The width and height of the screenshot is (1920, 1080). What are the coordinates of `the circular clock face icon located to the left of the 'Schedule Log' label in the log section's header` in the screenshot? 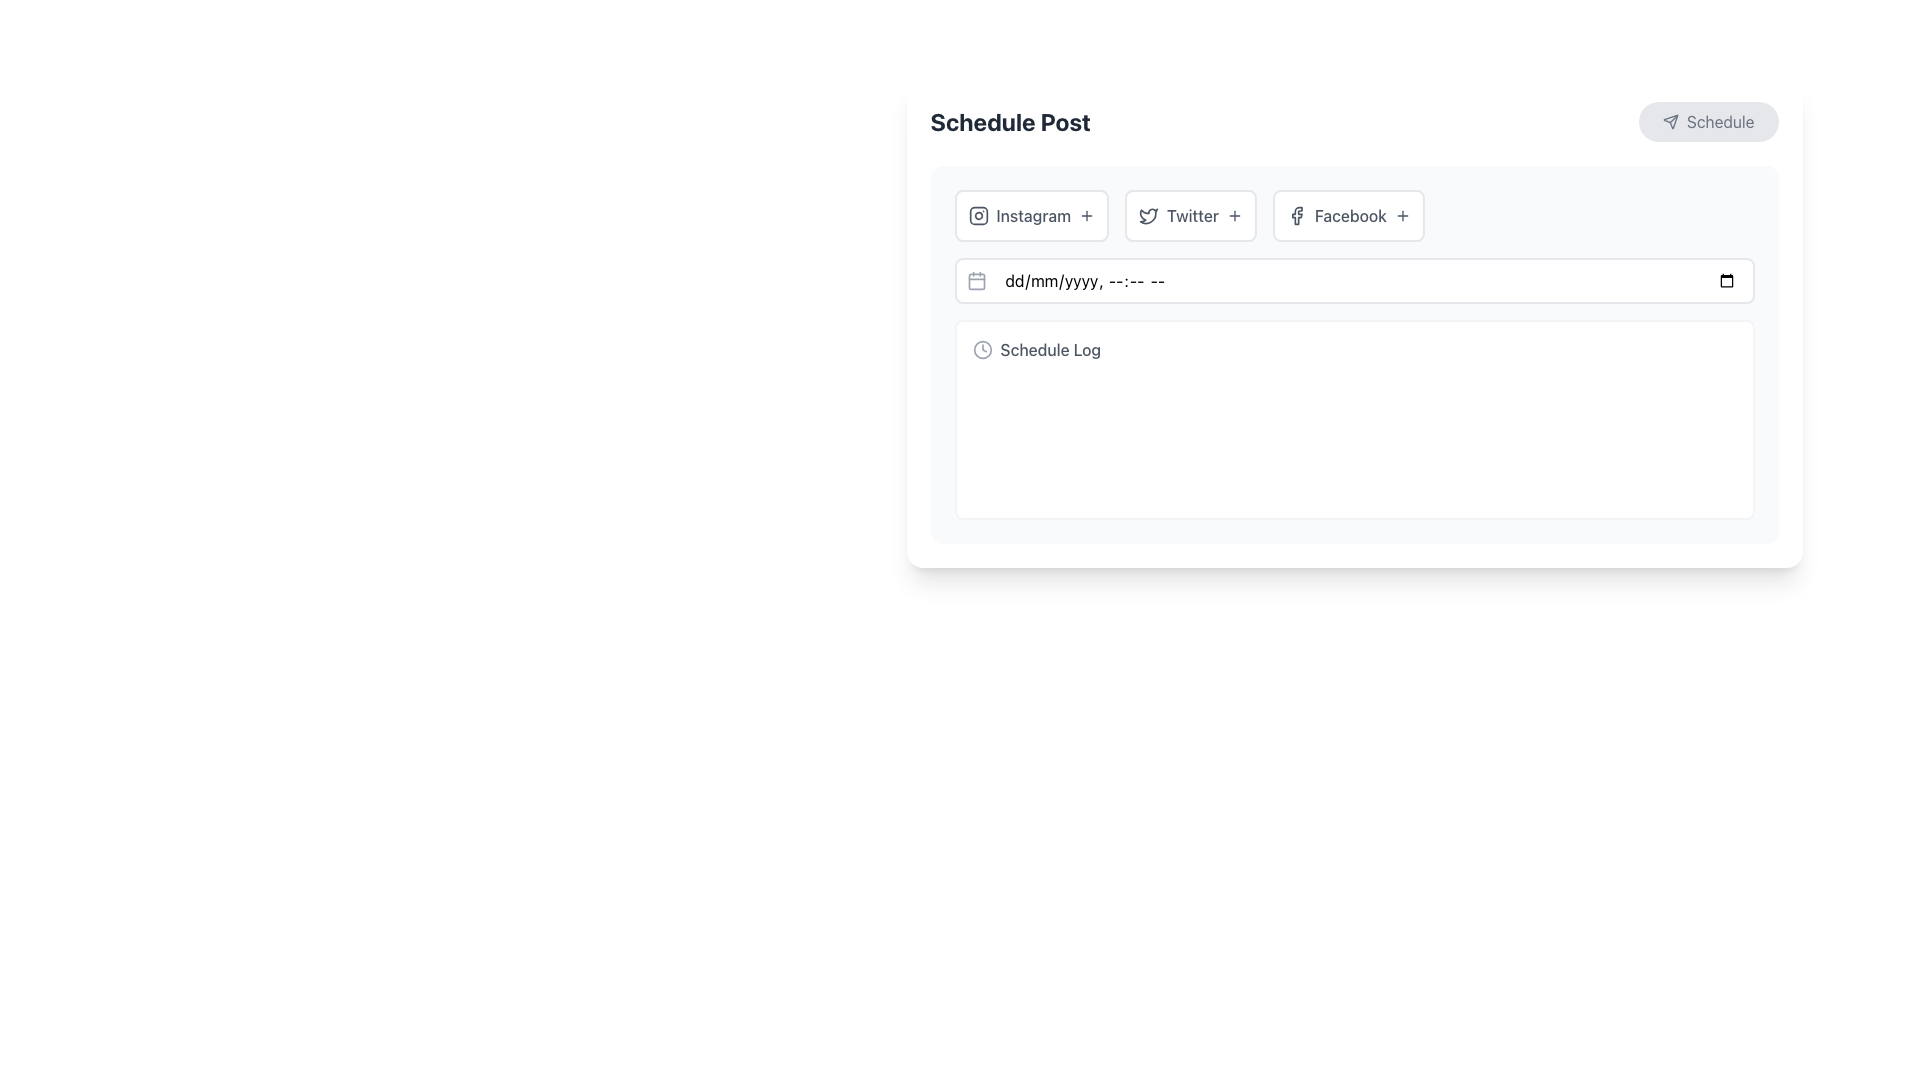 It's located at (982, 349).